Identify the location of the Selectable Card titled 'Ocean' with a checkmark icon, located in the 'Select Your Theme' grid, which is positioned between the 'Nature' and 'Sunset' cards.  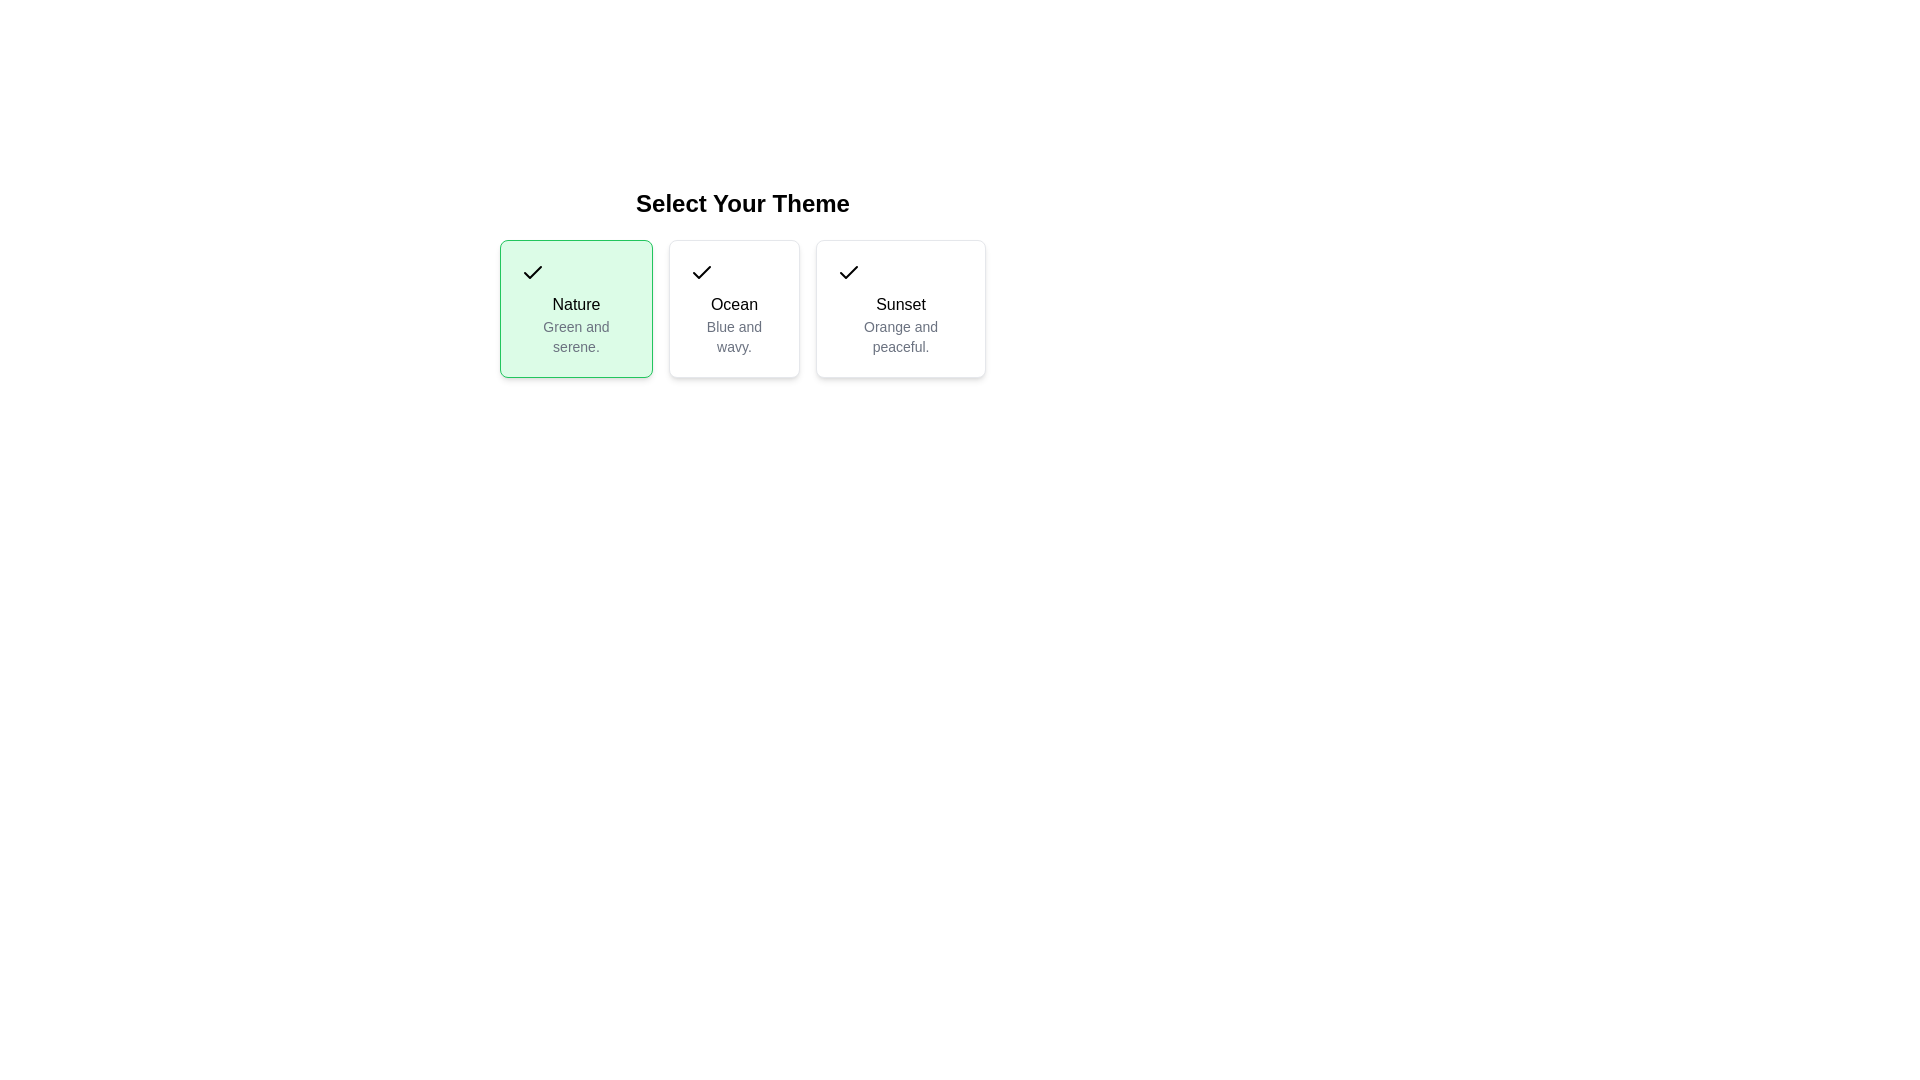
(733, 308).